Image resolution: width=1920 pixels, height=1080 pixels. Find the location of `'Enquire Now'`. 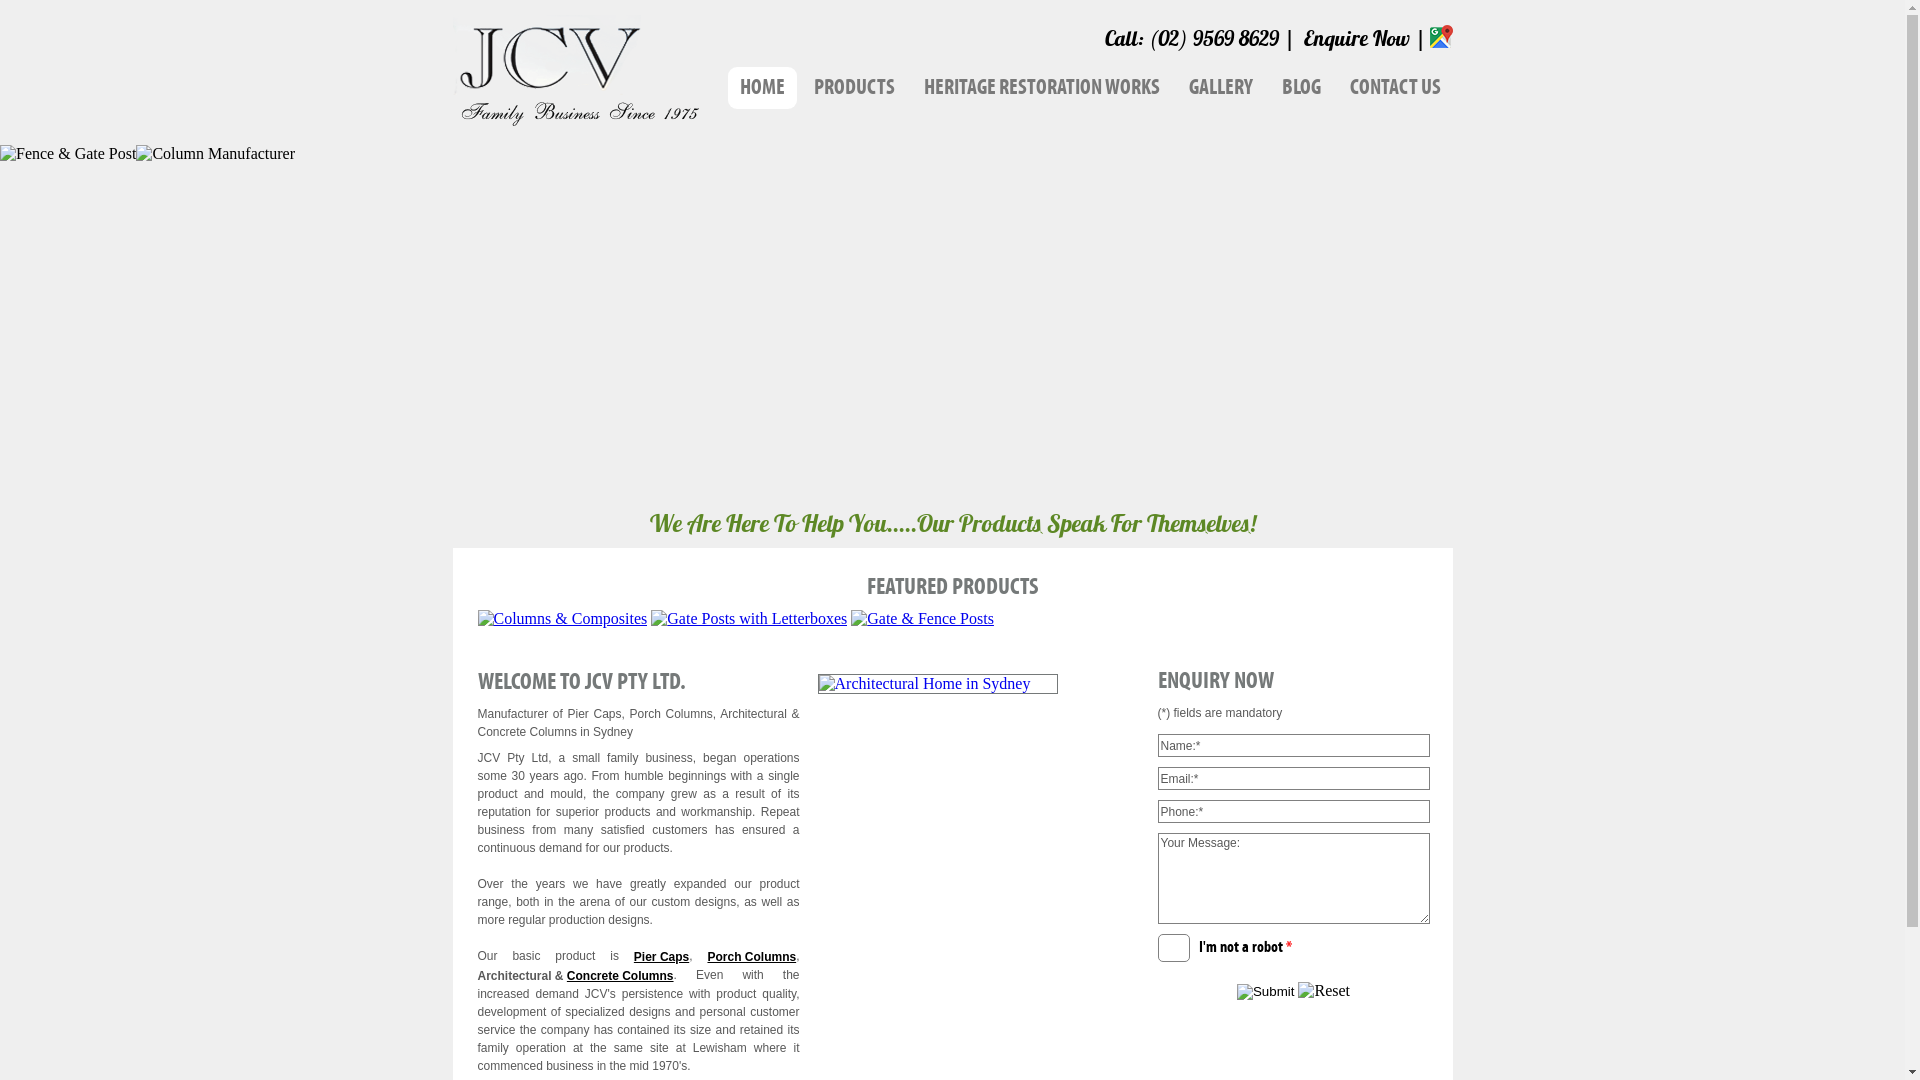

'Enquire Now' is located at coordinates (1357, 38).